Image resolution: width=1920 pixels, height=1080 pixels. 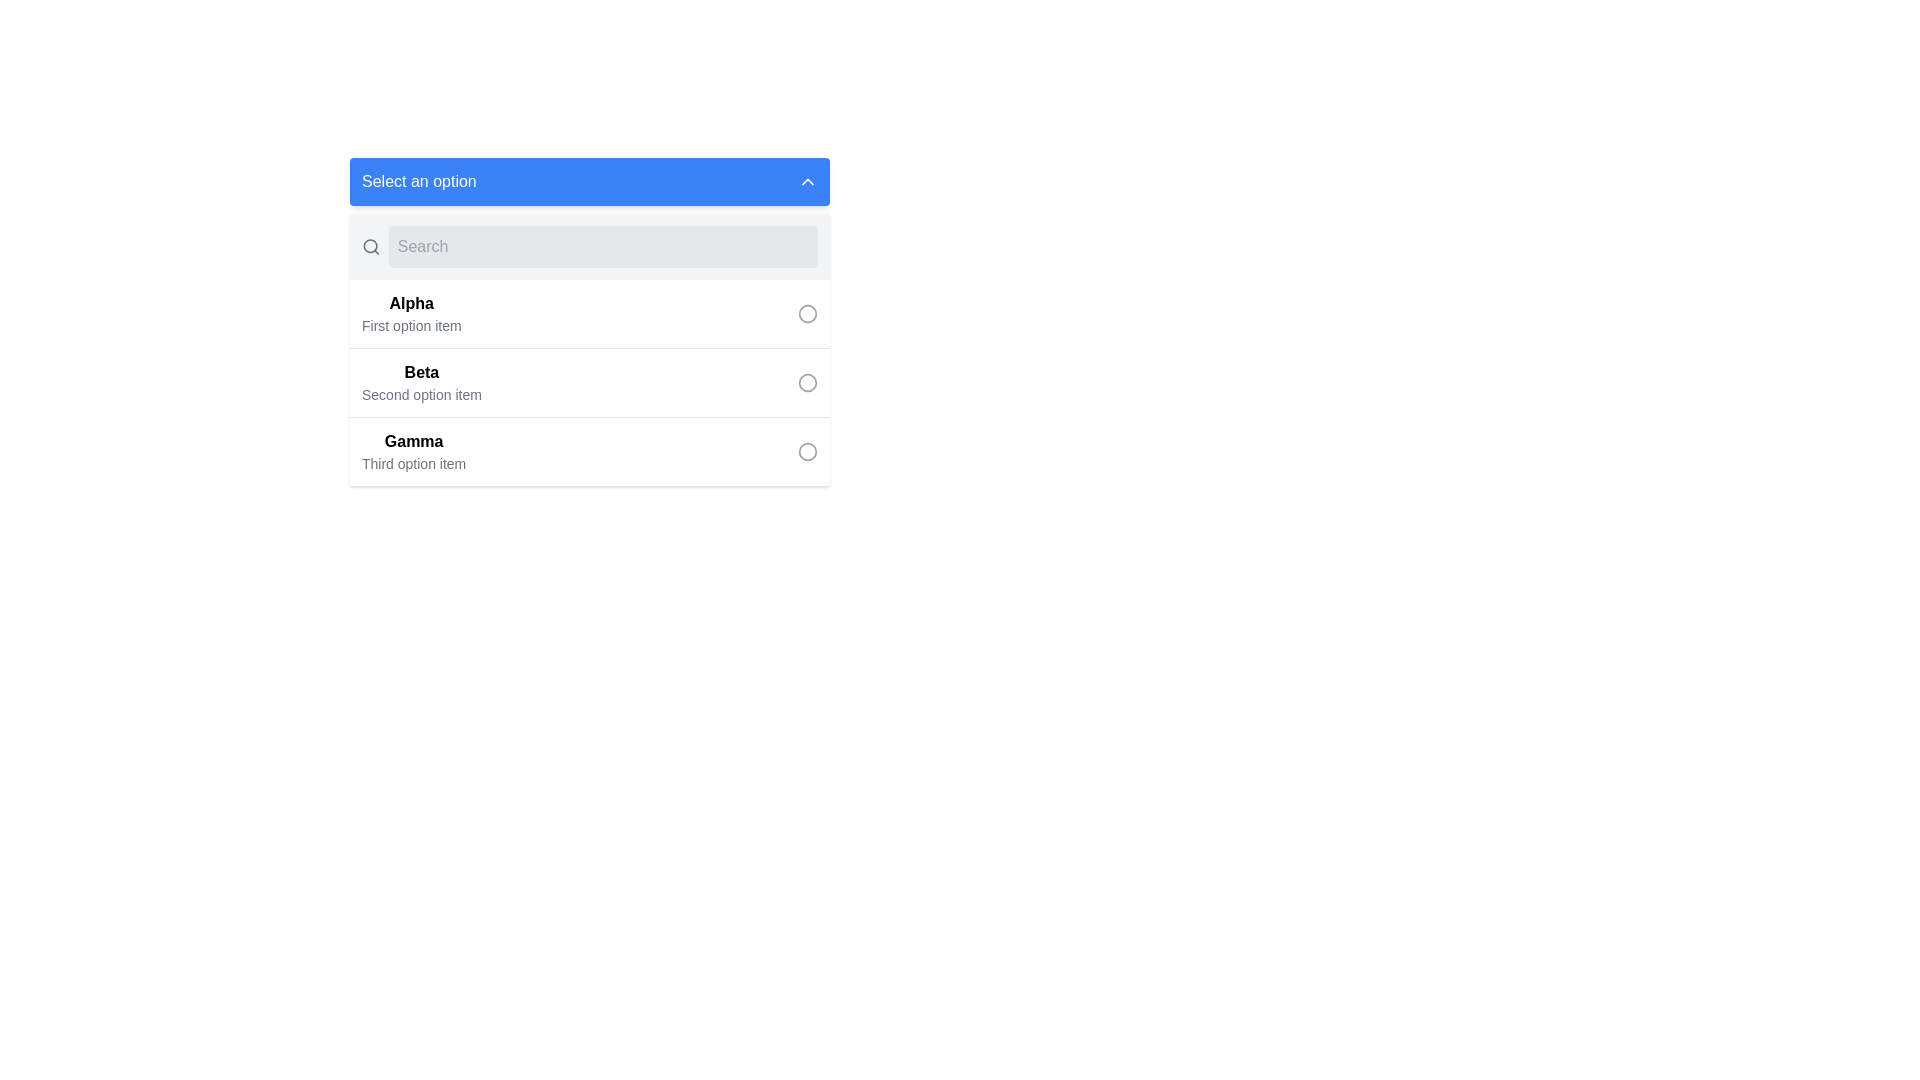 I want to click on the third list item titled 'Gamma', which includes a bold title and a smaller gray description below it, so click(x=589, y=452).